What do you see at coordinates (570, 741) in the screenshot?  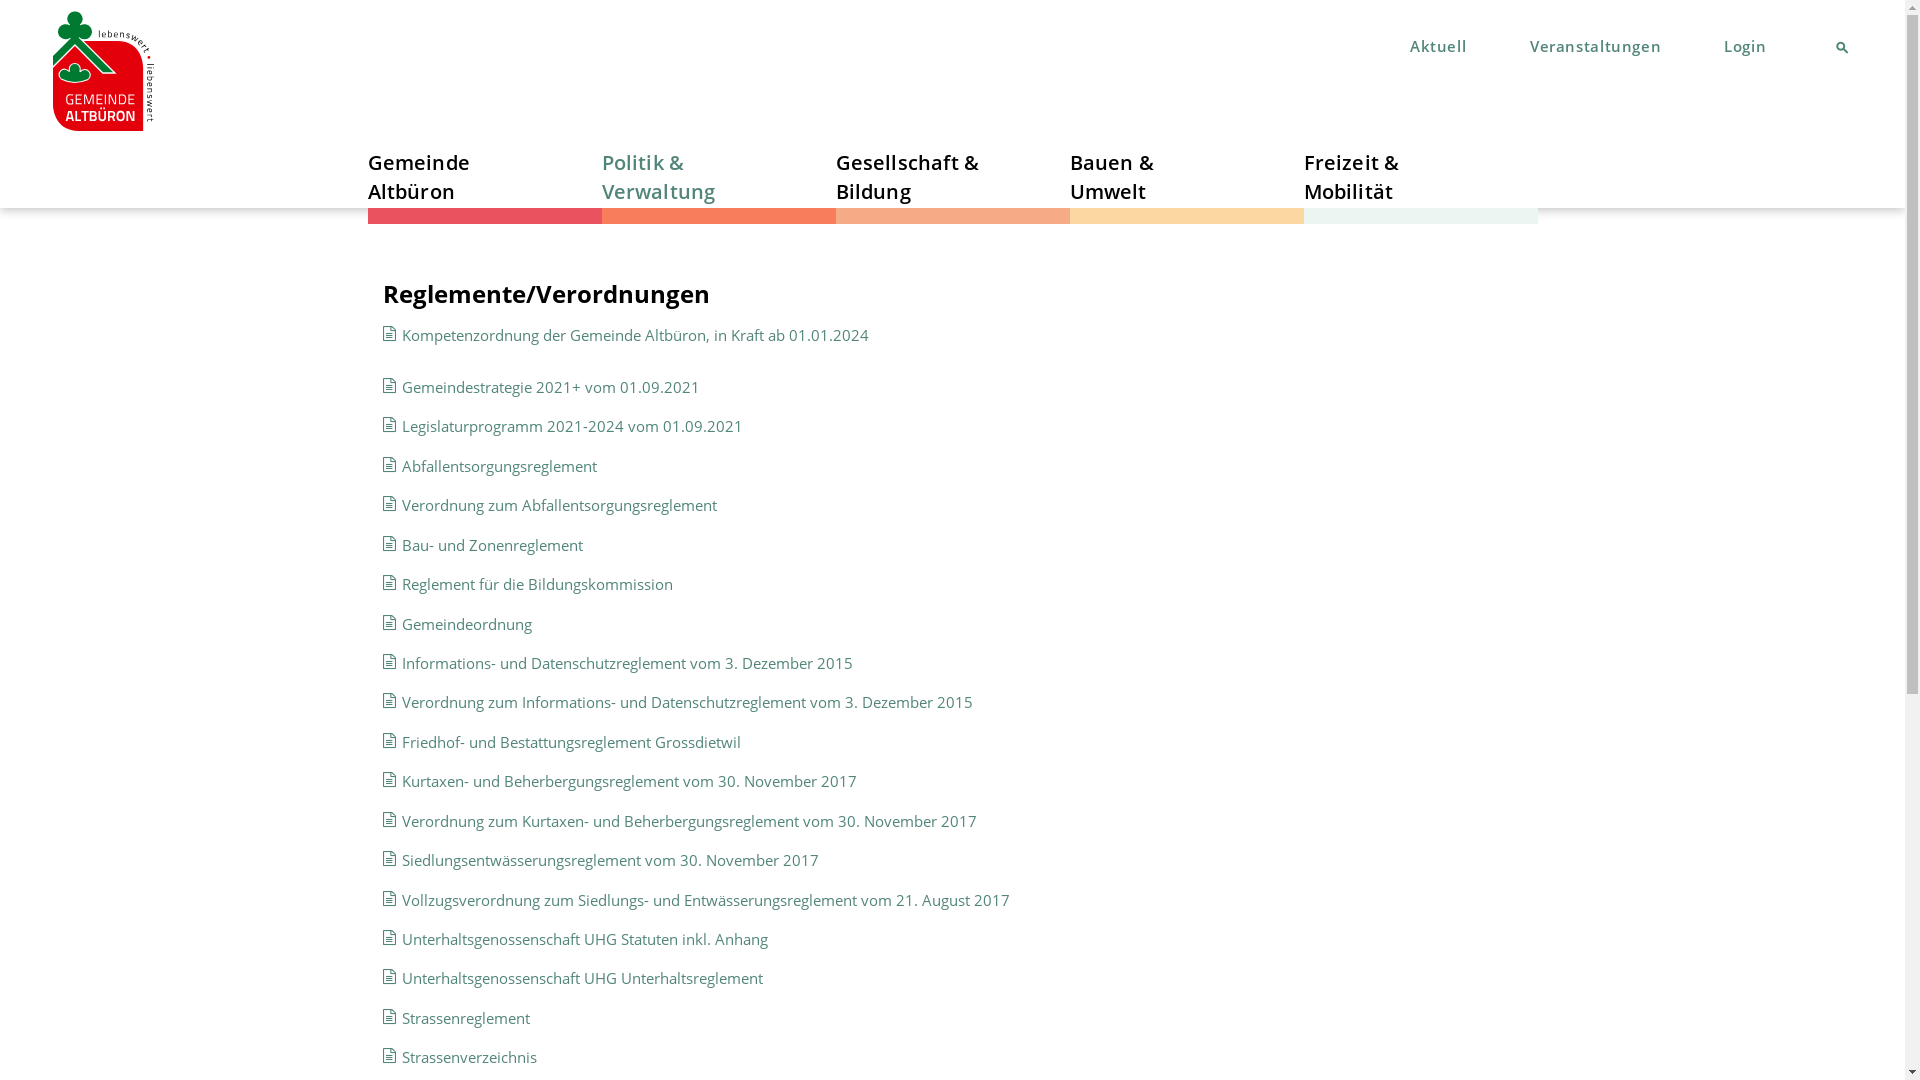 I see `'Friedhof- und Bestattungsreglement Grossdietwil'` at bounding box center [570, 741].